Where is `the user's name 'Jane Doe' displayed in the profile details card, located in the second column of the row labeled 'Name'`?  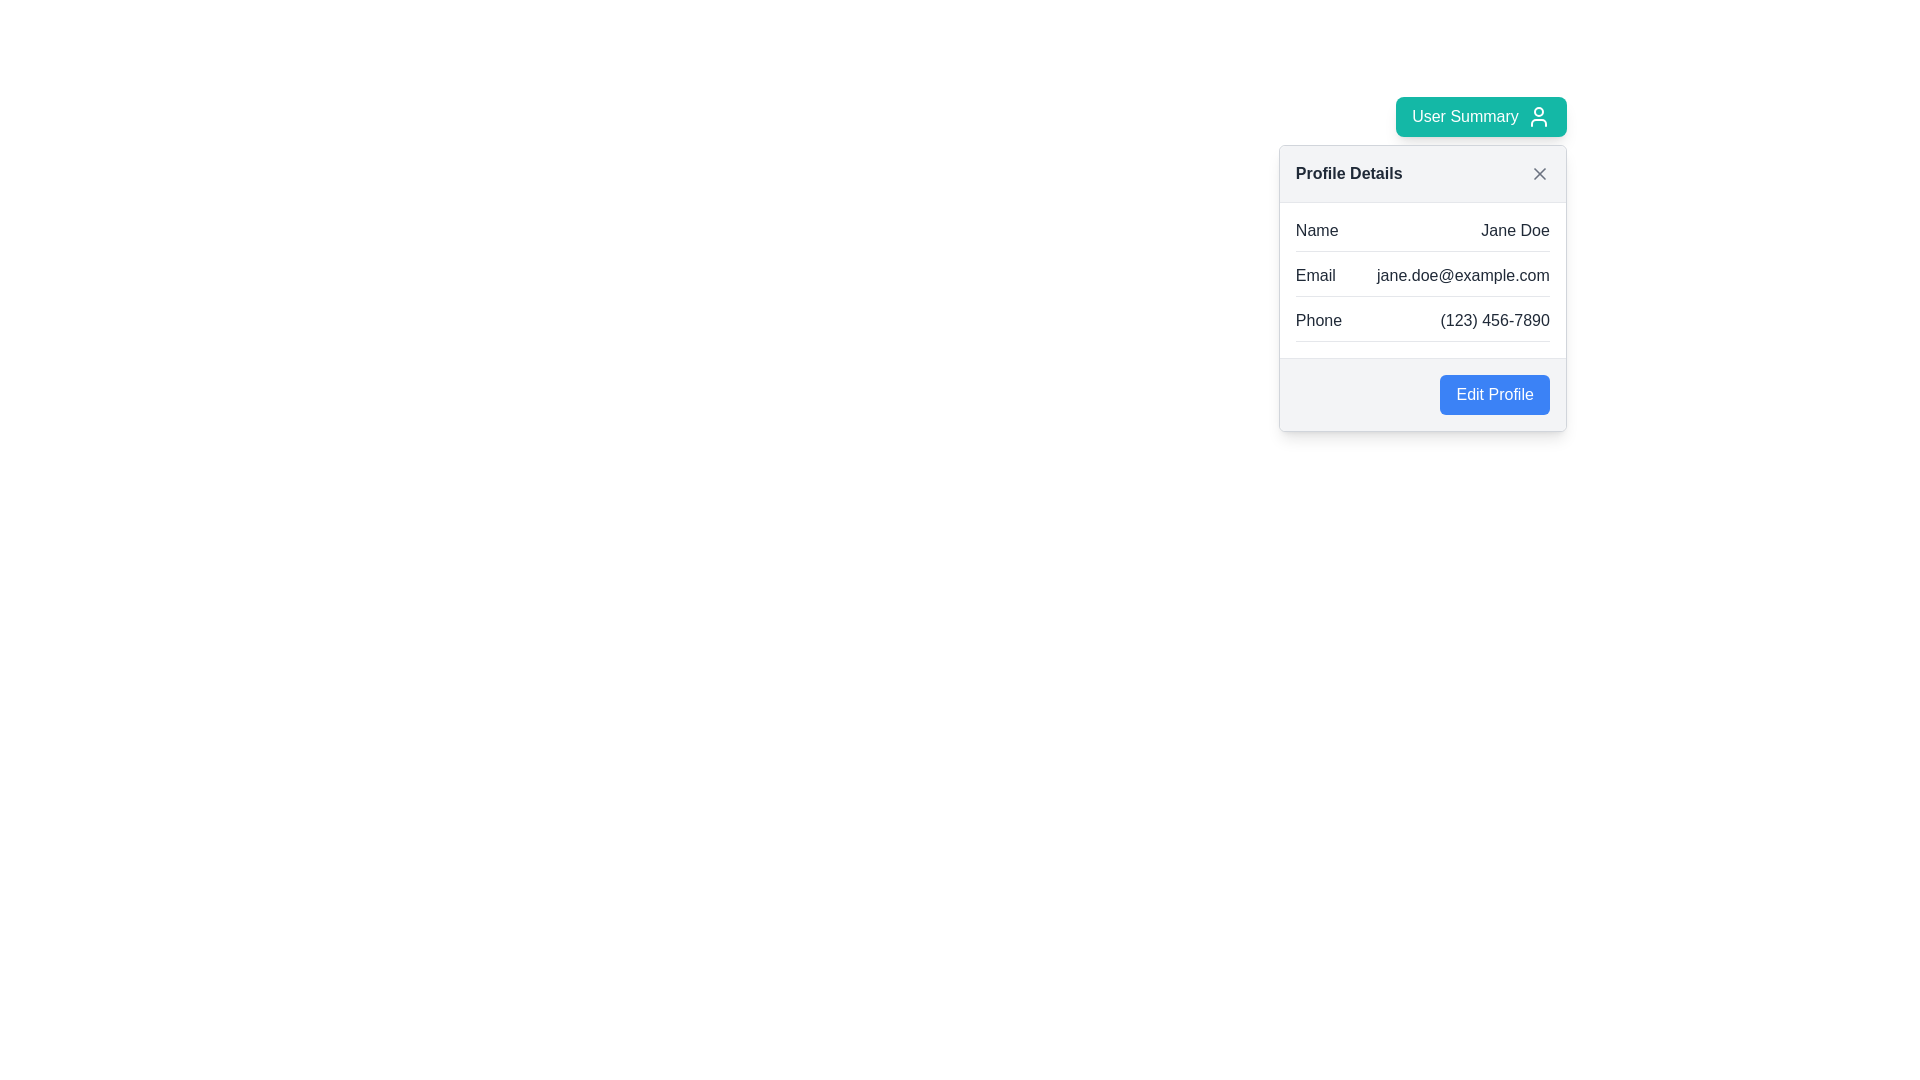 the user's name 'Jane Doe' displayed in the profile details card, located in the second column of the row labeled 'Name' is located at coordinates (1515, 230).